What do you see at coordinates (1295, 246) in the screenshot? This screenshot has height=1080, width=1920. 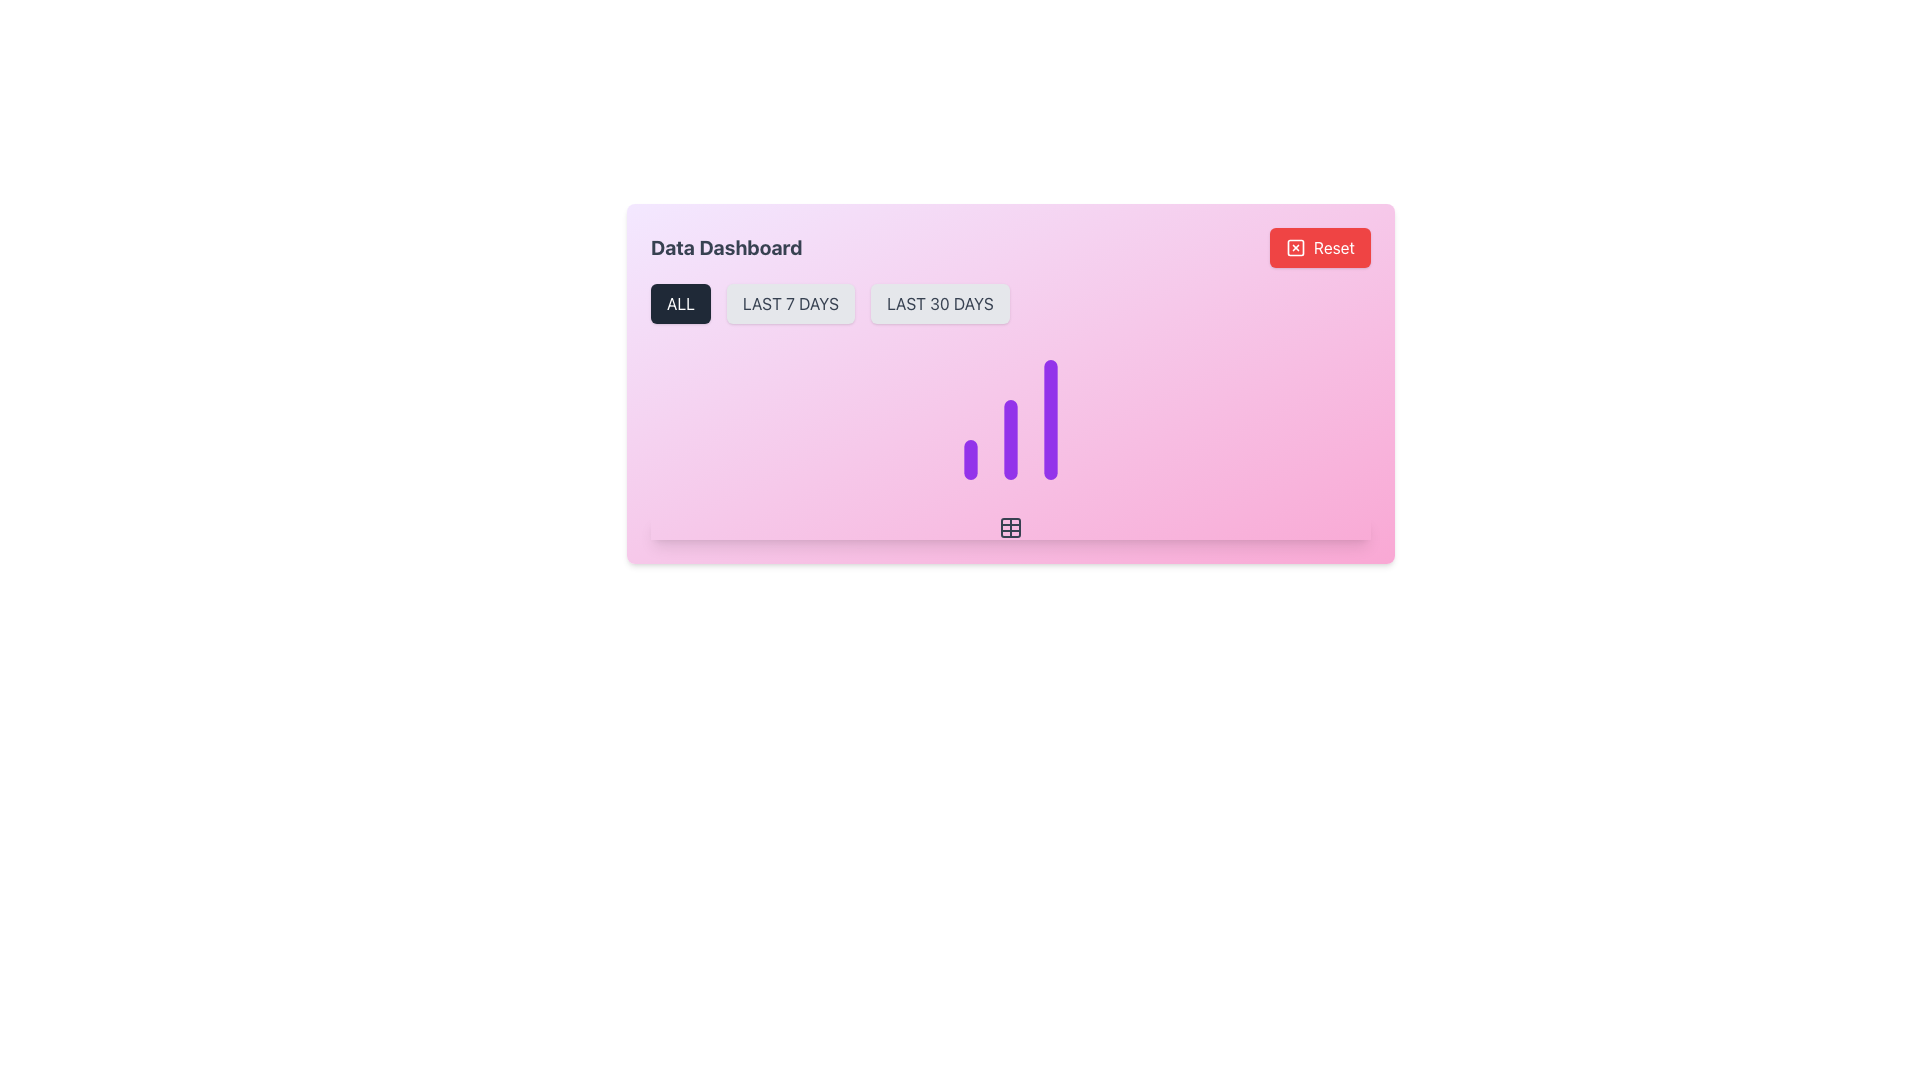 I see `the 'Reset' icon located at the top-right corner of the interface, which visually represents the 'Reset' action` at bounding box center [1295, 246].